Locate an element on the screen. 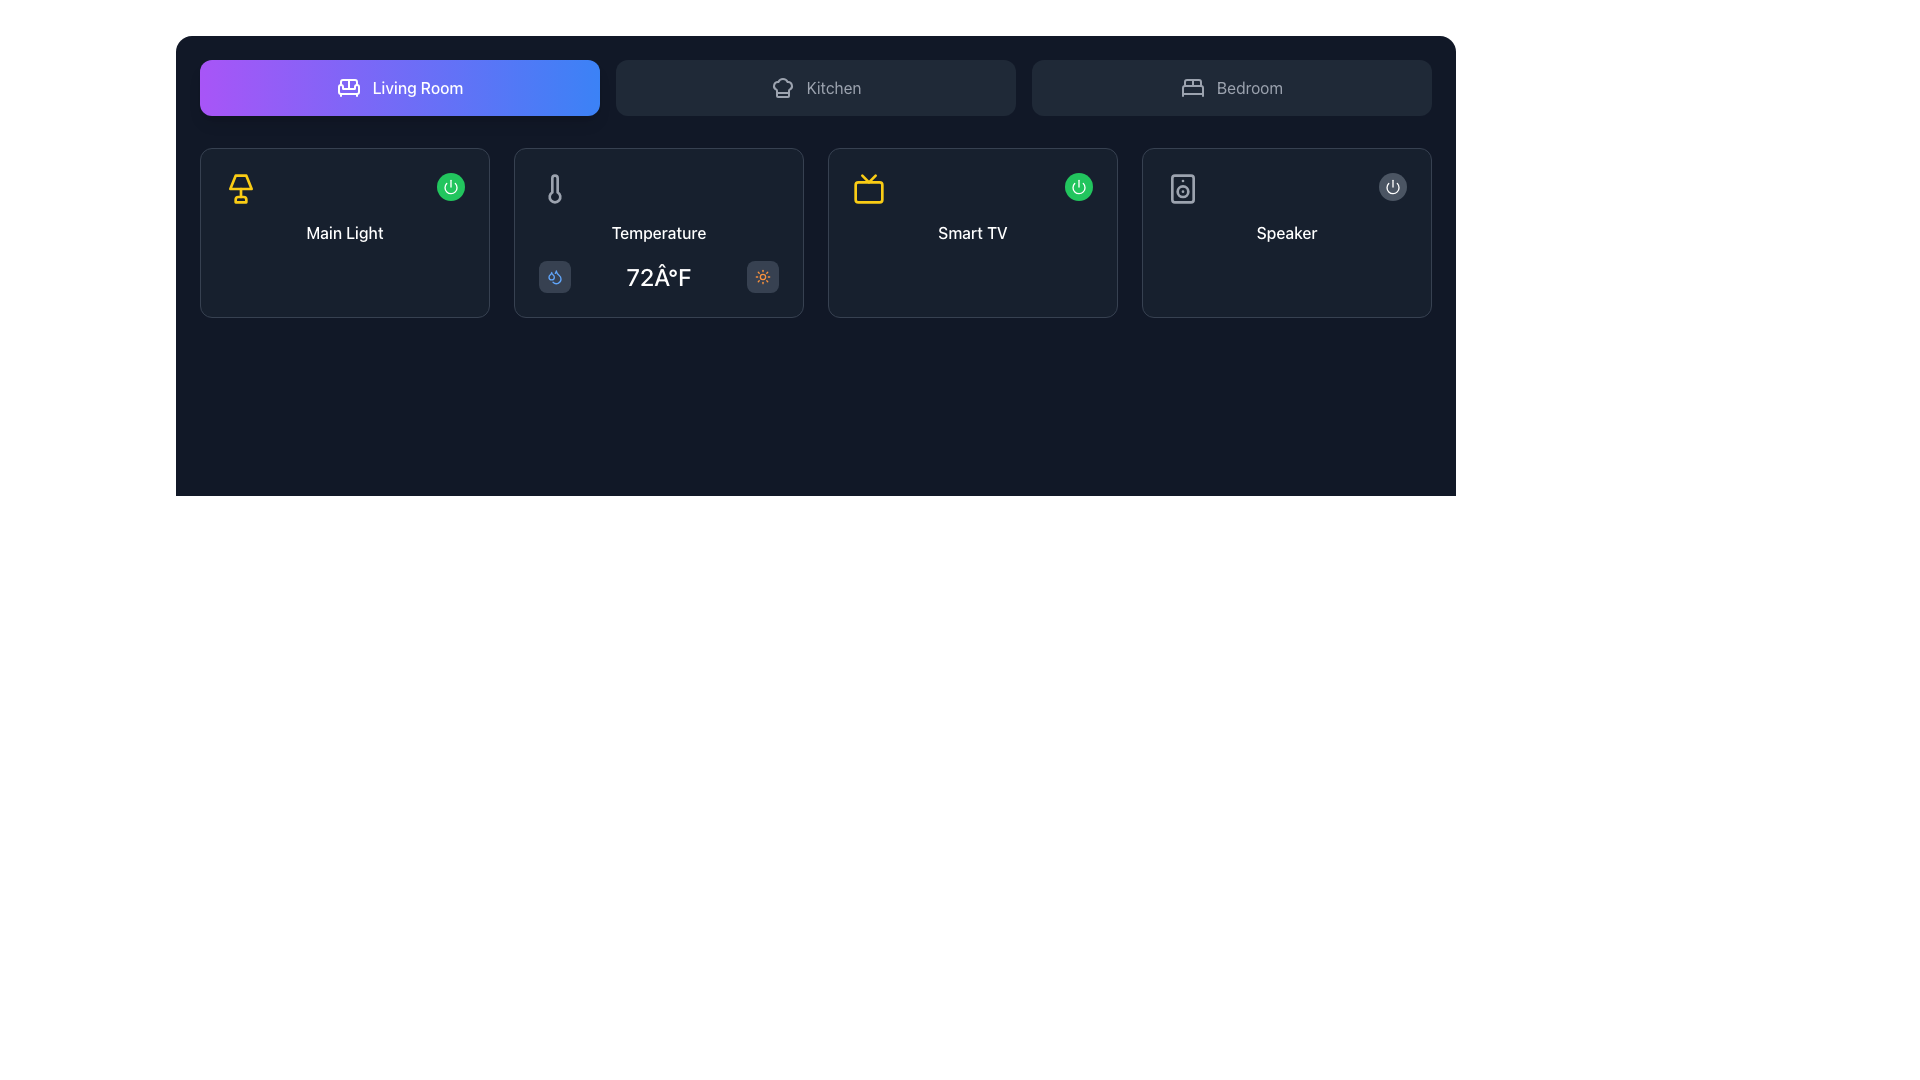 The height and width of the screenshot is (1080, 1920). the humidity indicator button, which is located to the left of the text '72°F' in the 'Temperature' panel is located at coordinates (555, 277).